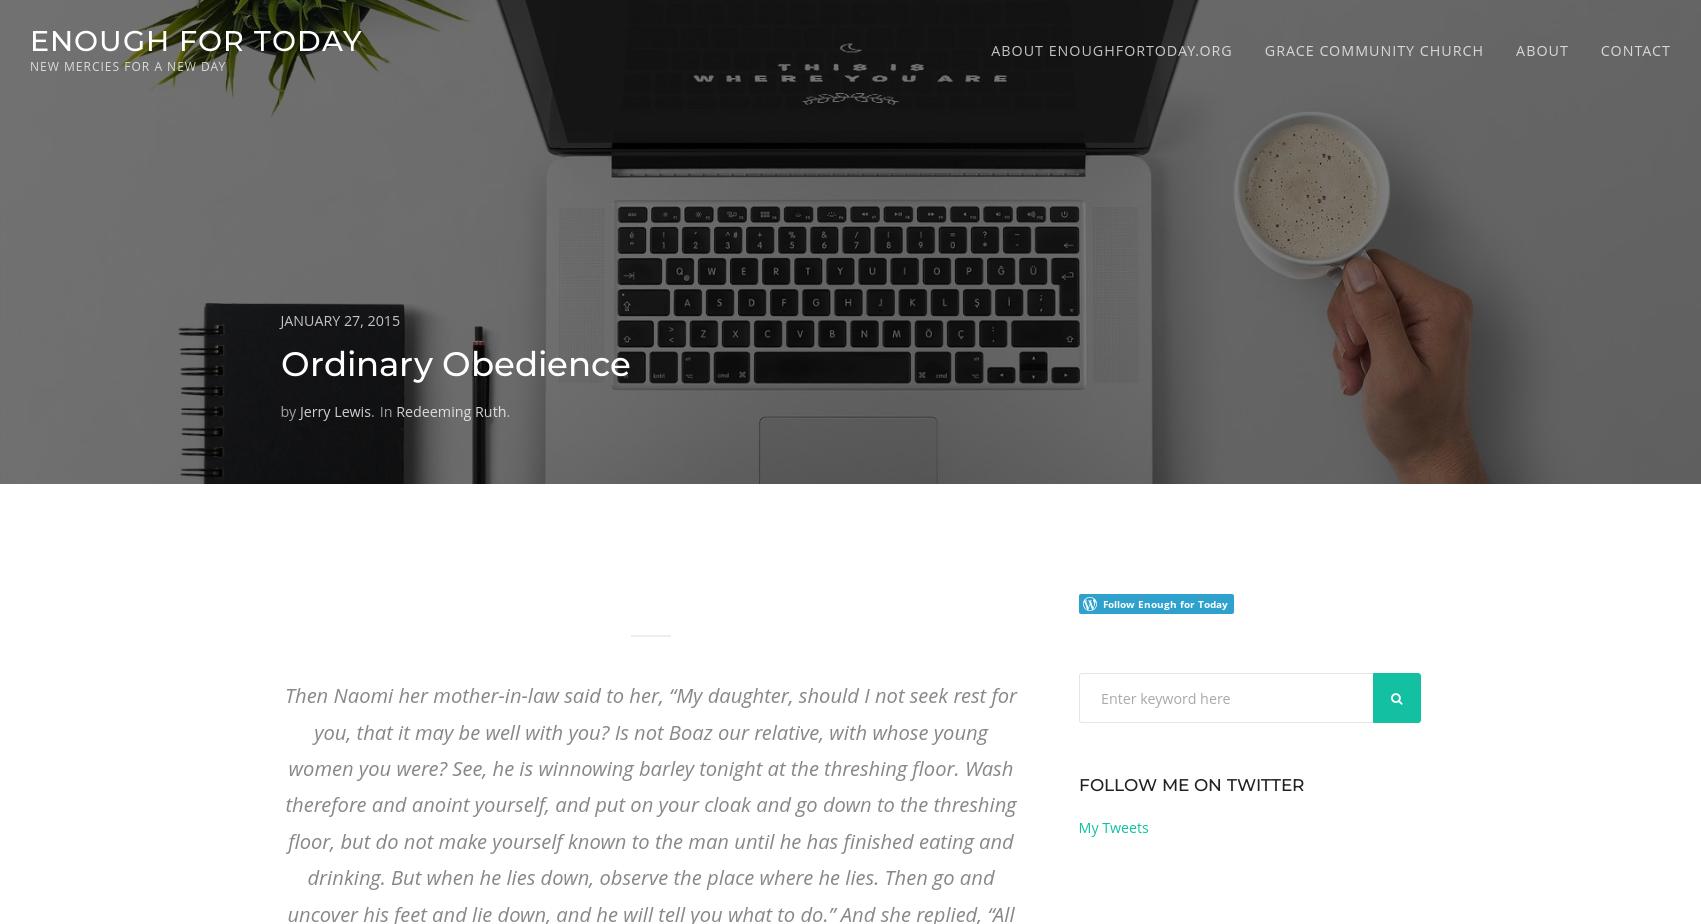  What do you see at coordinates (1189, 784) in the screenshot?
I see `'Follow me on Twitter'` at bounding box center [1189, 784].